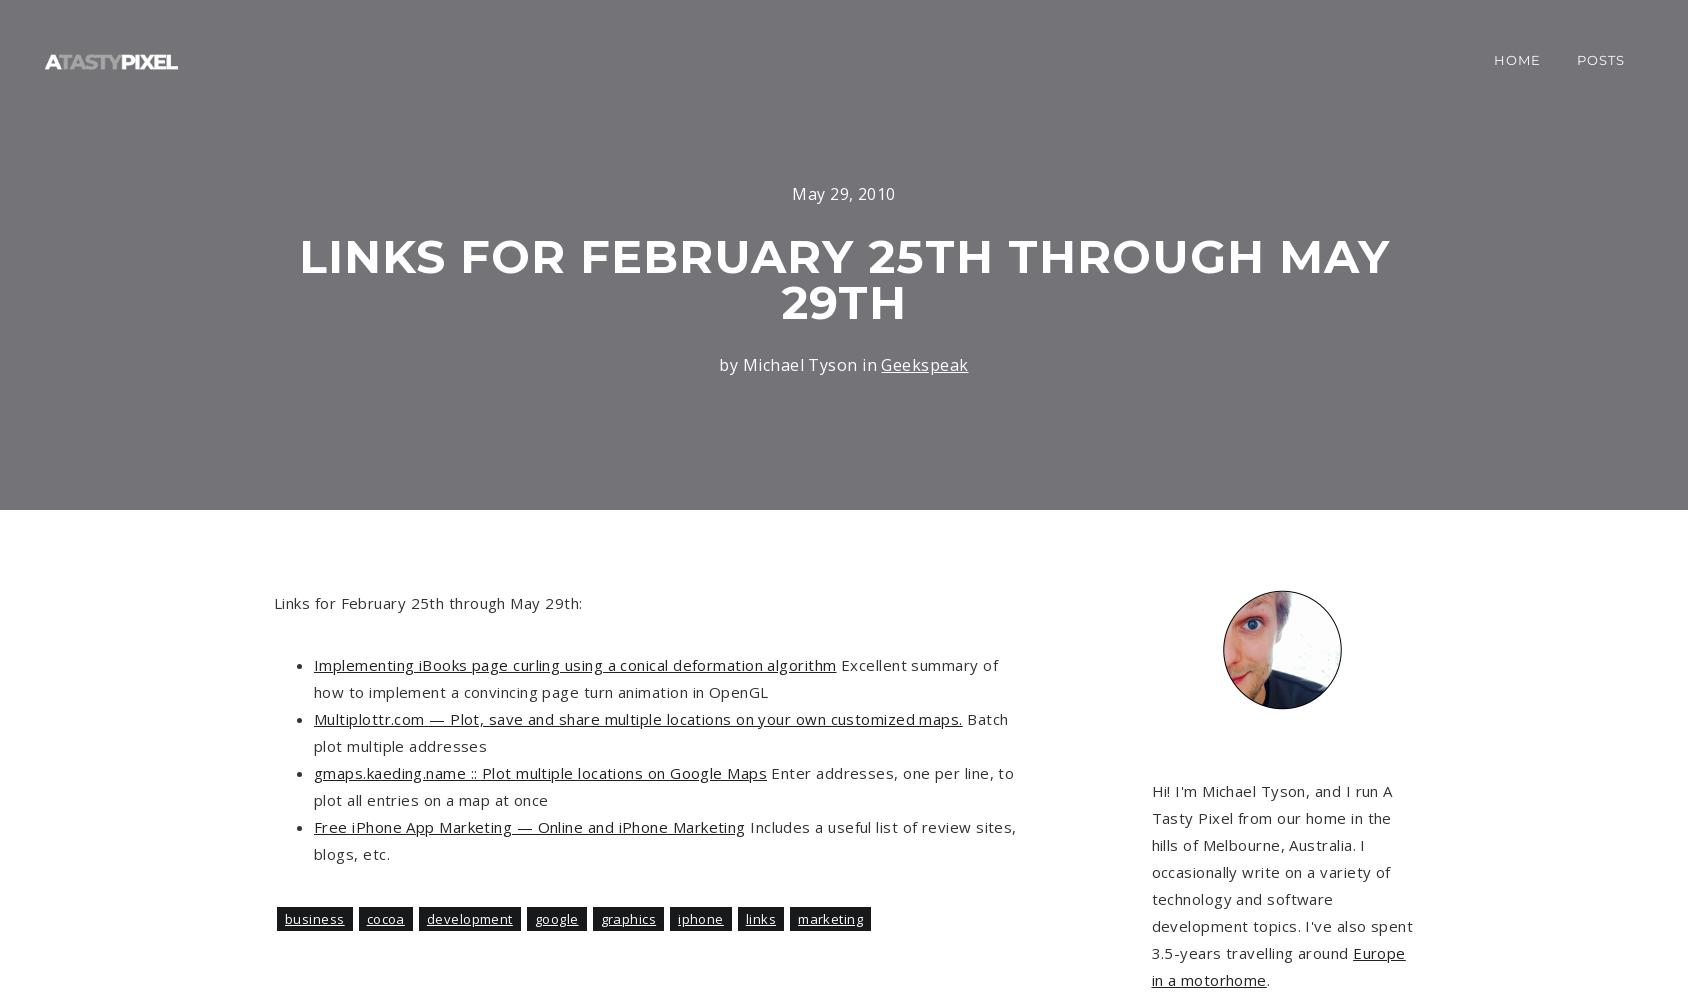  What do you see at coordinates (385, 919) in the screenshot?
I see `'Cocoa'` at bounding box center [385, 919].